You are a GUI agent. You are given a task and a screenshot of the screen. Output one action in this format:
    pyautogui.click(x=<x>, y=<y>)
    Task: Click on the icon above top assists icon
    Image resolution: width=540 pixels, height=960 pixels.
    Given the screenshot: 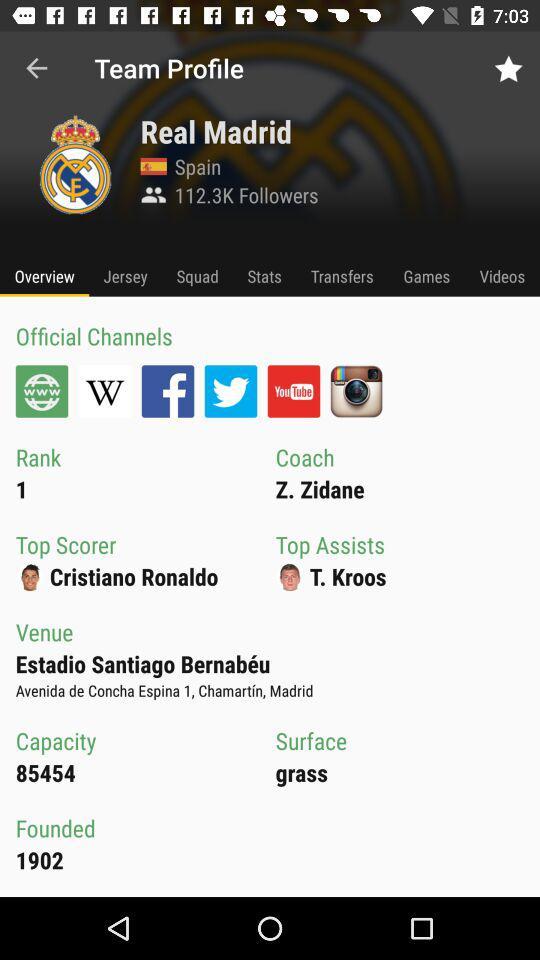 What is the action you would take?
    pyautogui.click(x=425, y=275)
    